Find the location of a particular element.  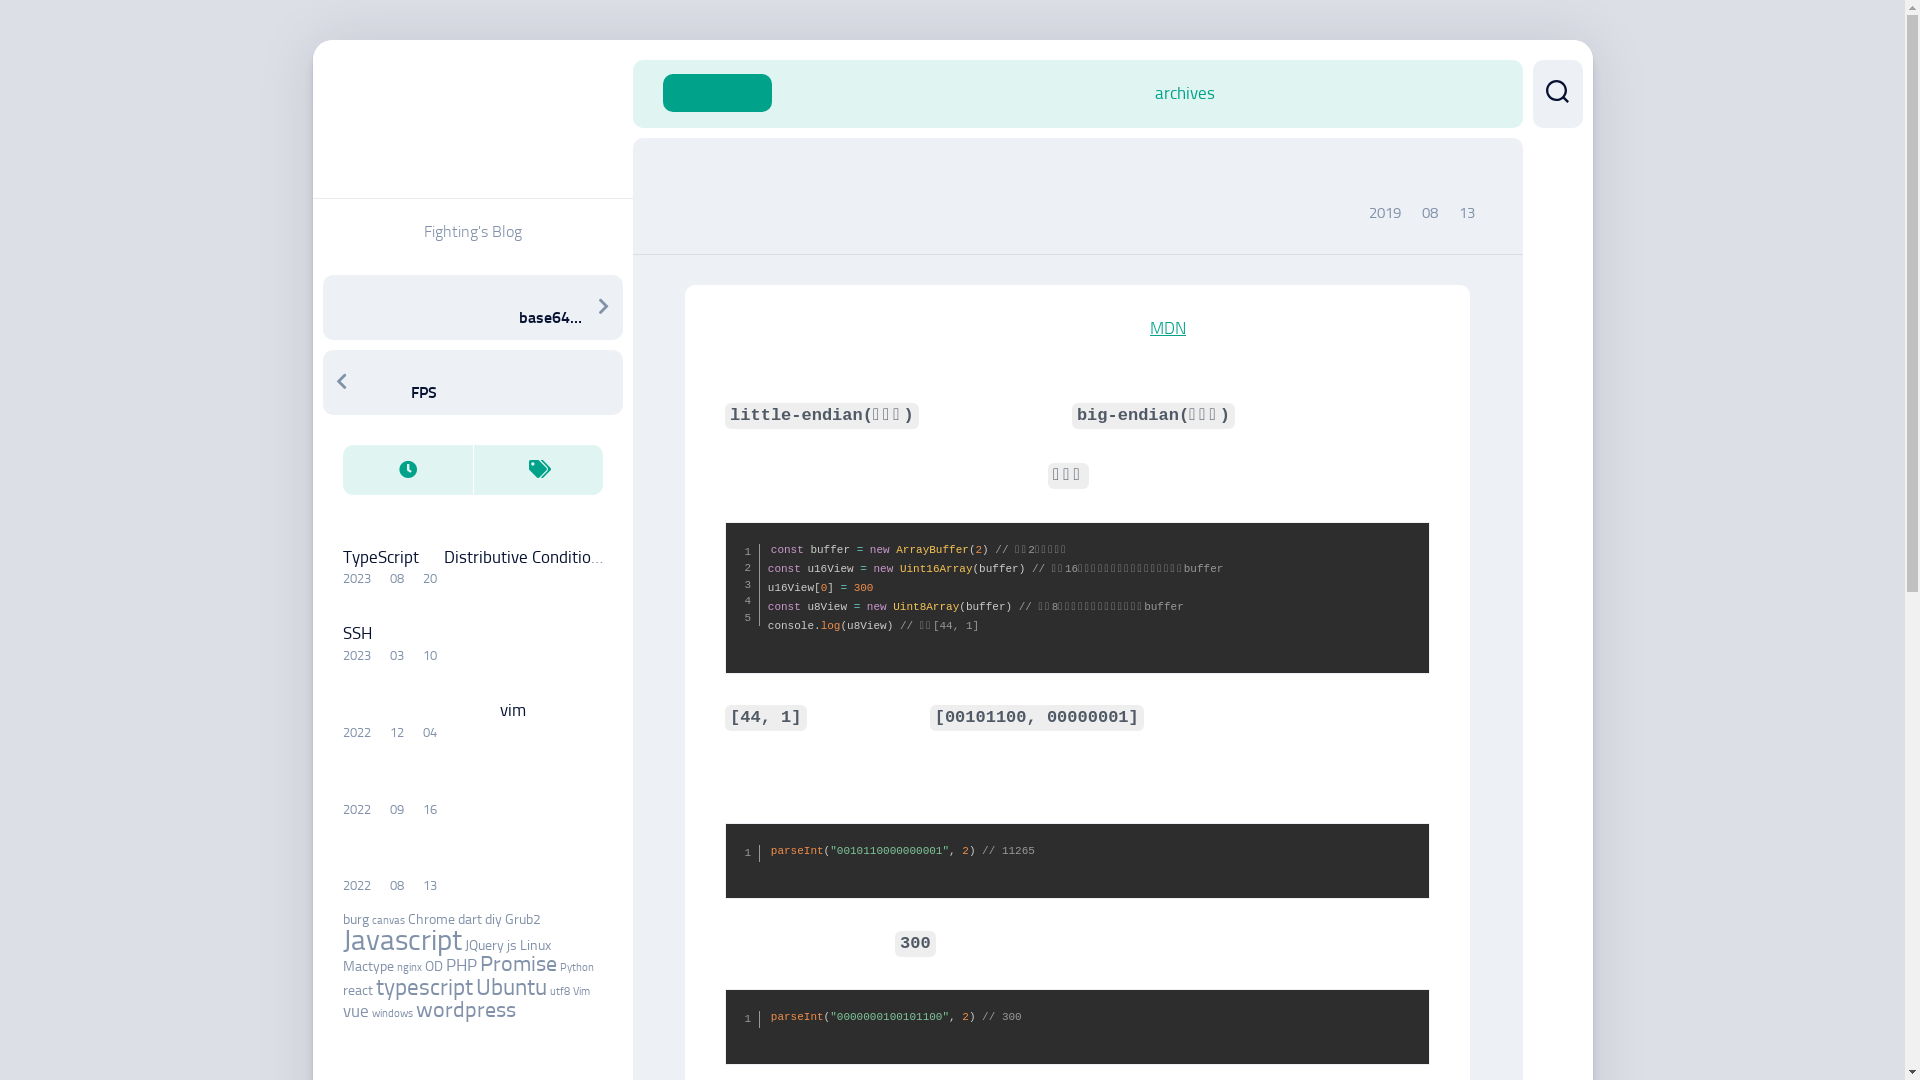

'Ubuntu' is located at coordinates (511, 986).